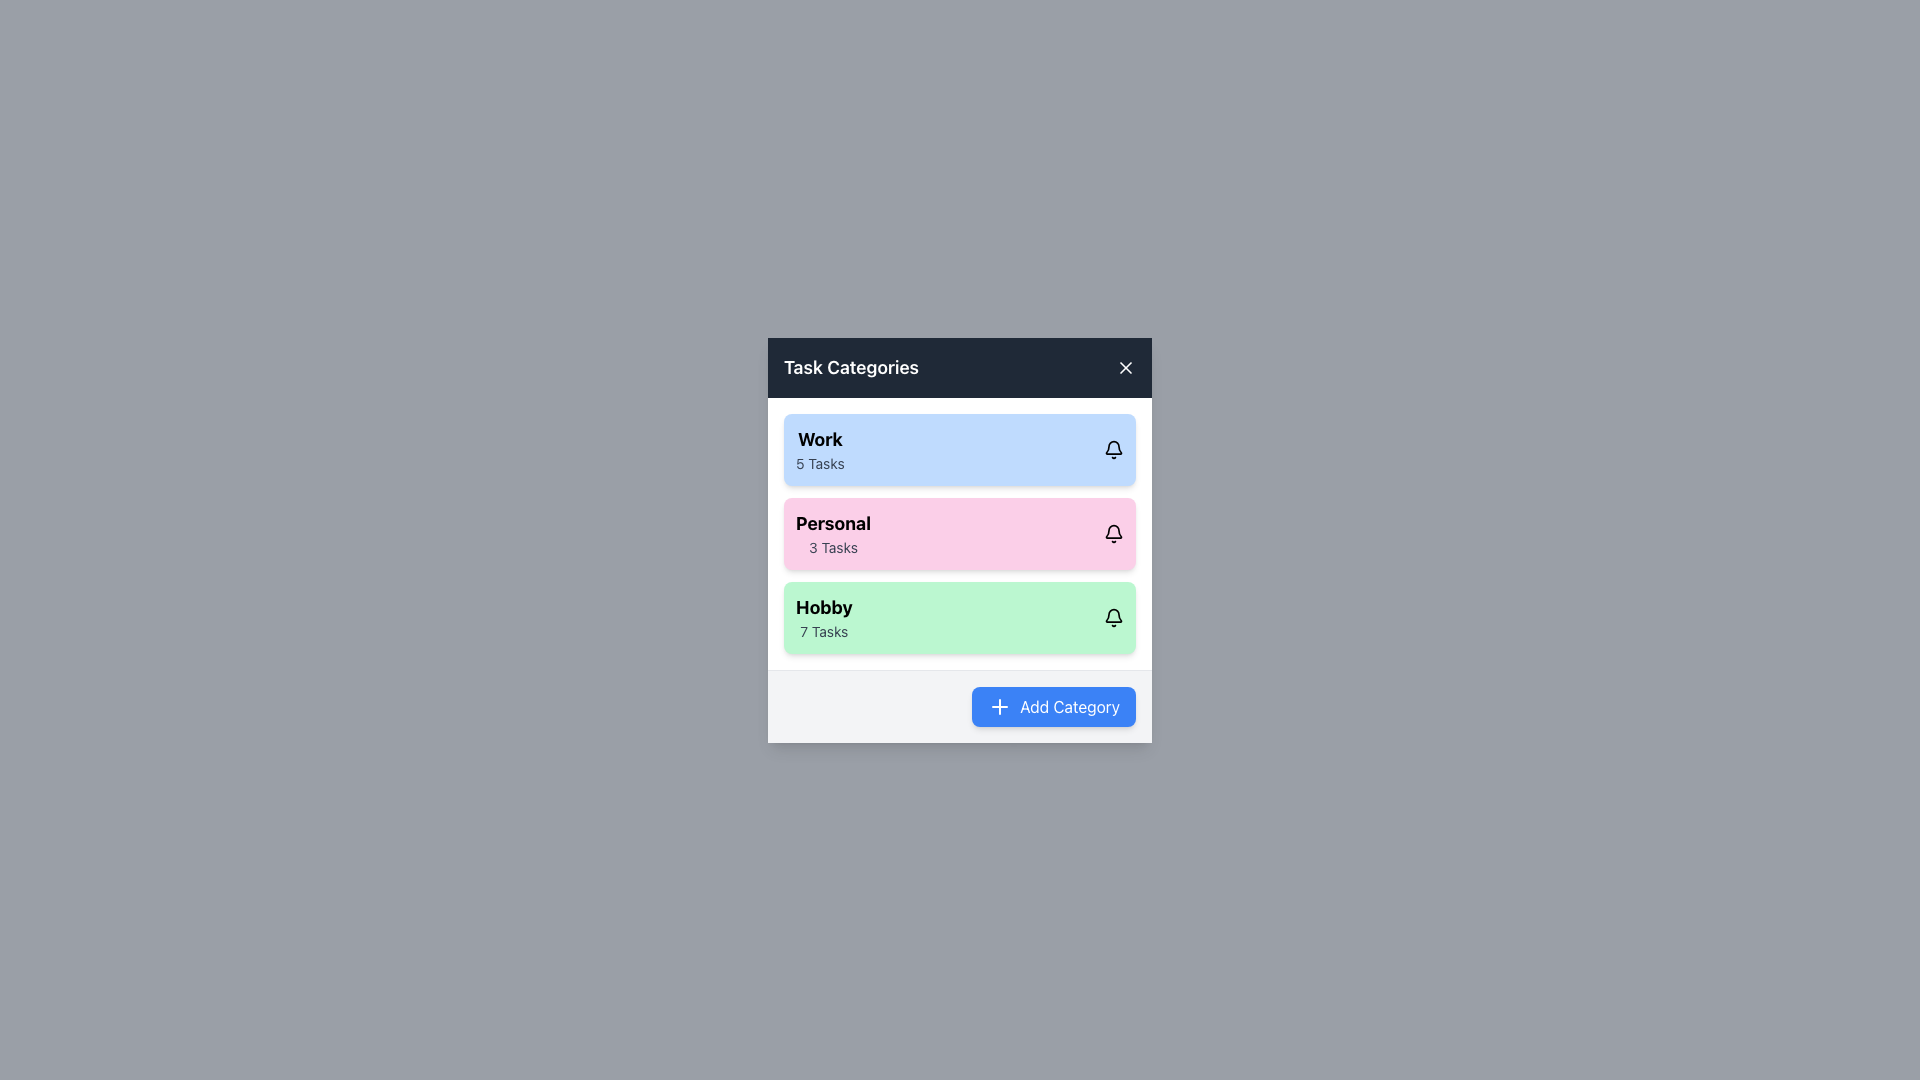 The height and width of the screenshot is (1080, 1920). What do you see at coordinates (960, 531) in the screenshot?
I see `the 'Personal' category block which is the second section in a vertical list of categories` at bounding box center [960, 531].